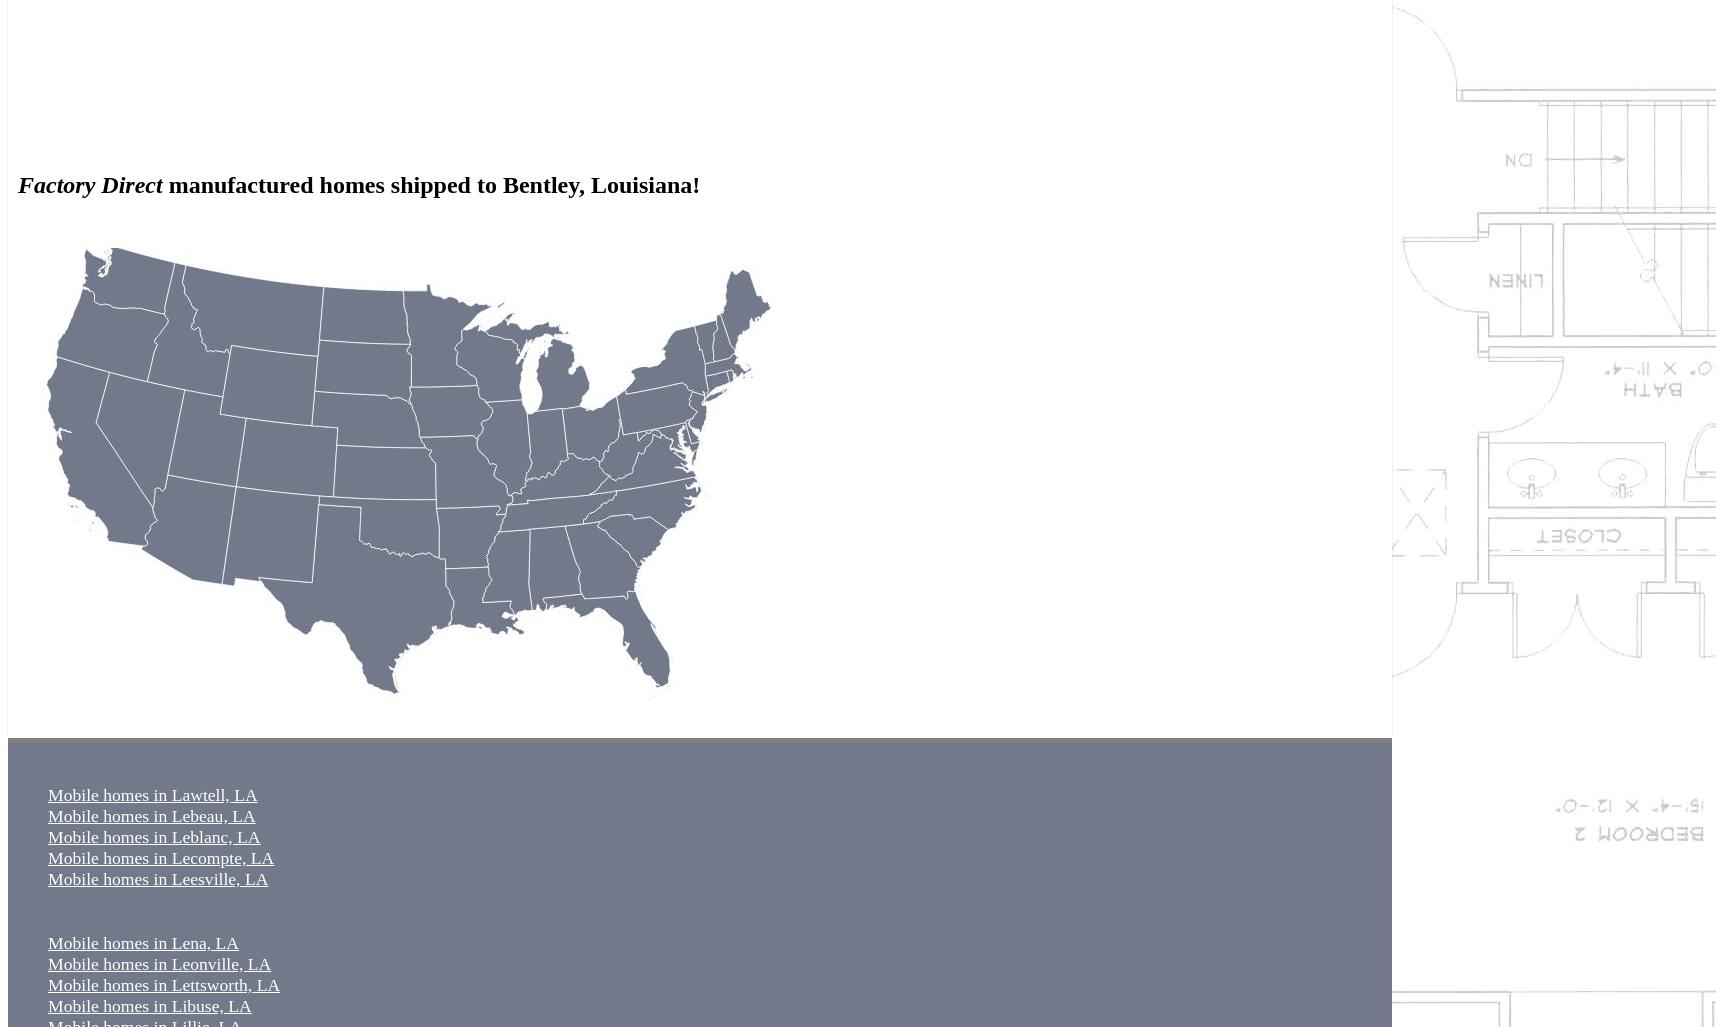  Describe the element at coordinates (160, 856) in the screenshot. I see `'Mobile homes in Lecompte, LA'` at that location.